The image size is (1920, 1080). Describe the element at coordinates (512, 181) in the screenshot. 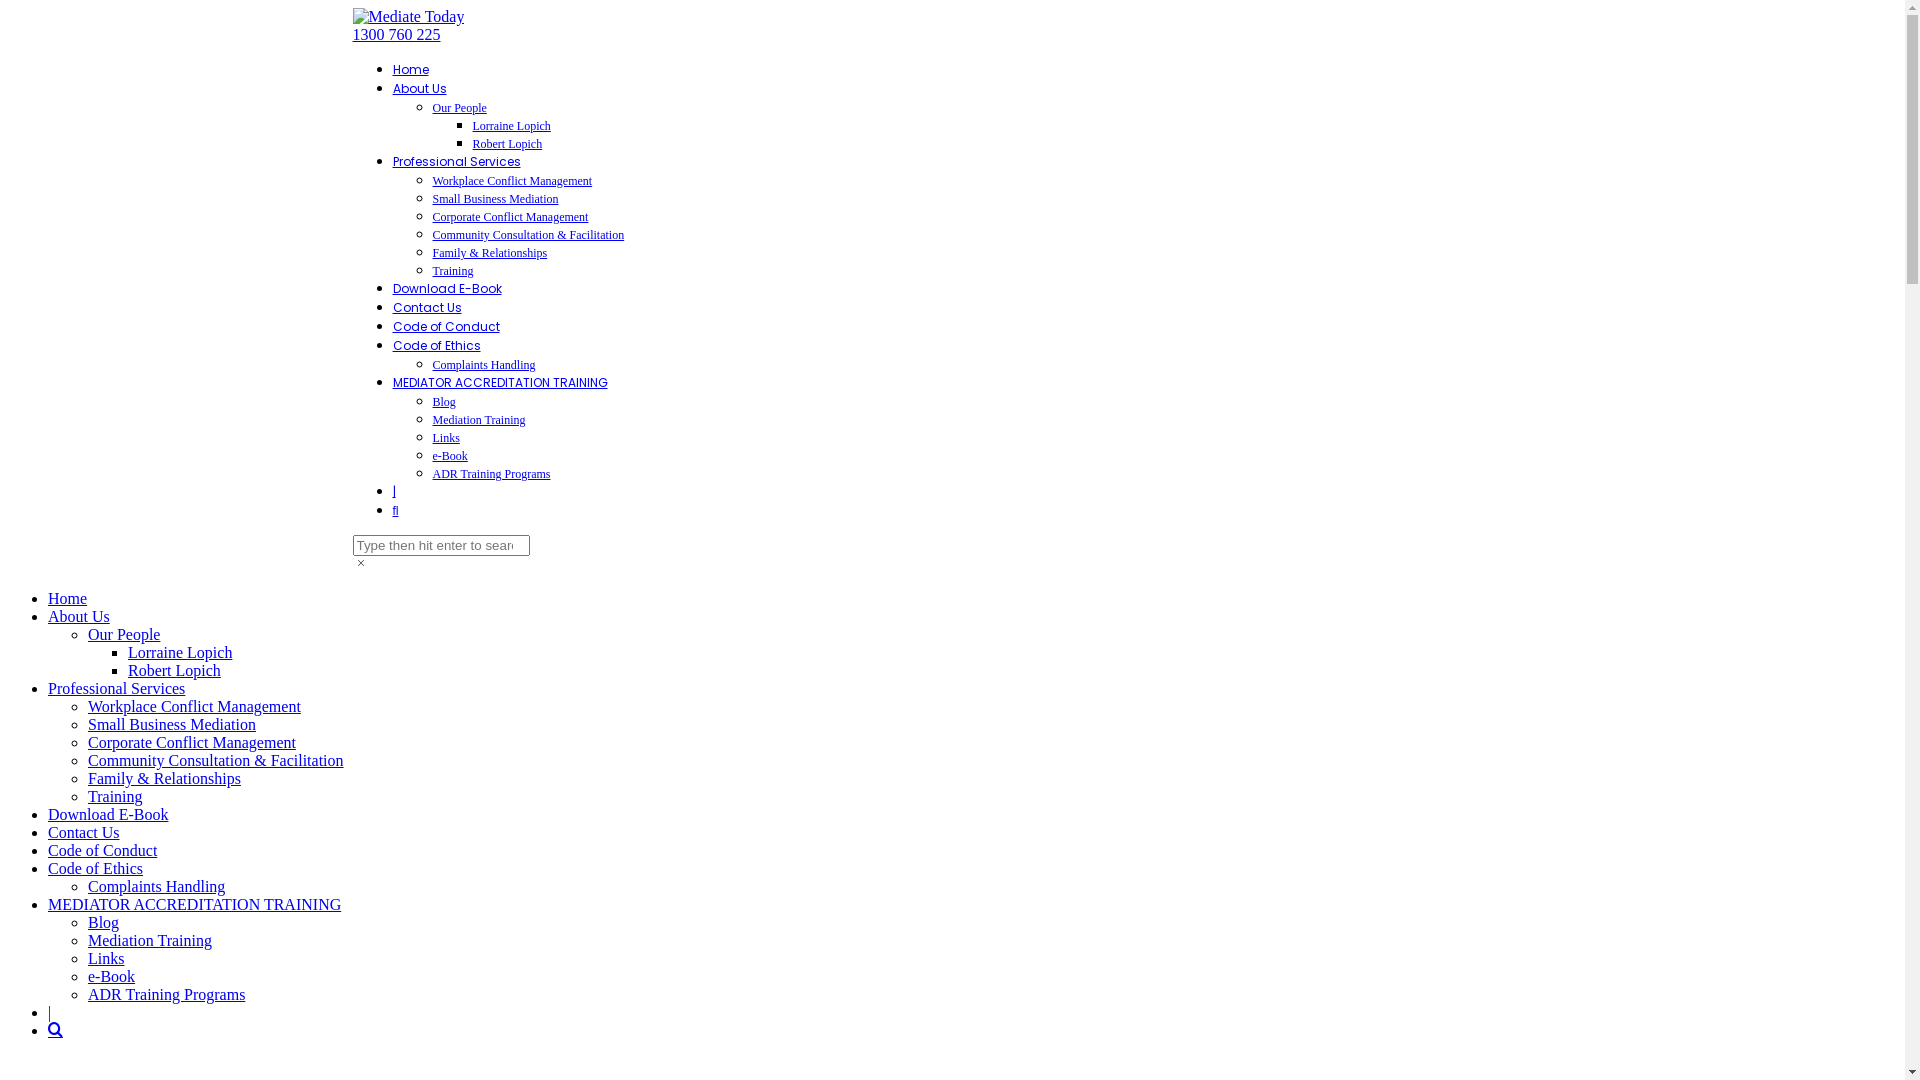

I see `'Workplace Conflict Management'` at that location.